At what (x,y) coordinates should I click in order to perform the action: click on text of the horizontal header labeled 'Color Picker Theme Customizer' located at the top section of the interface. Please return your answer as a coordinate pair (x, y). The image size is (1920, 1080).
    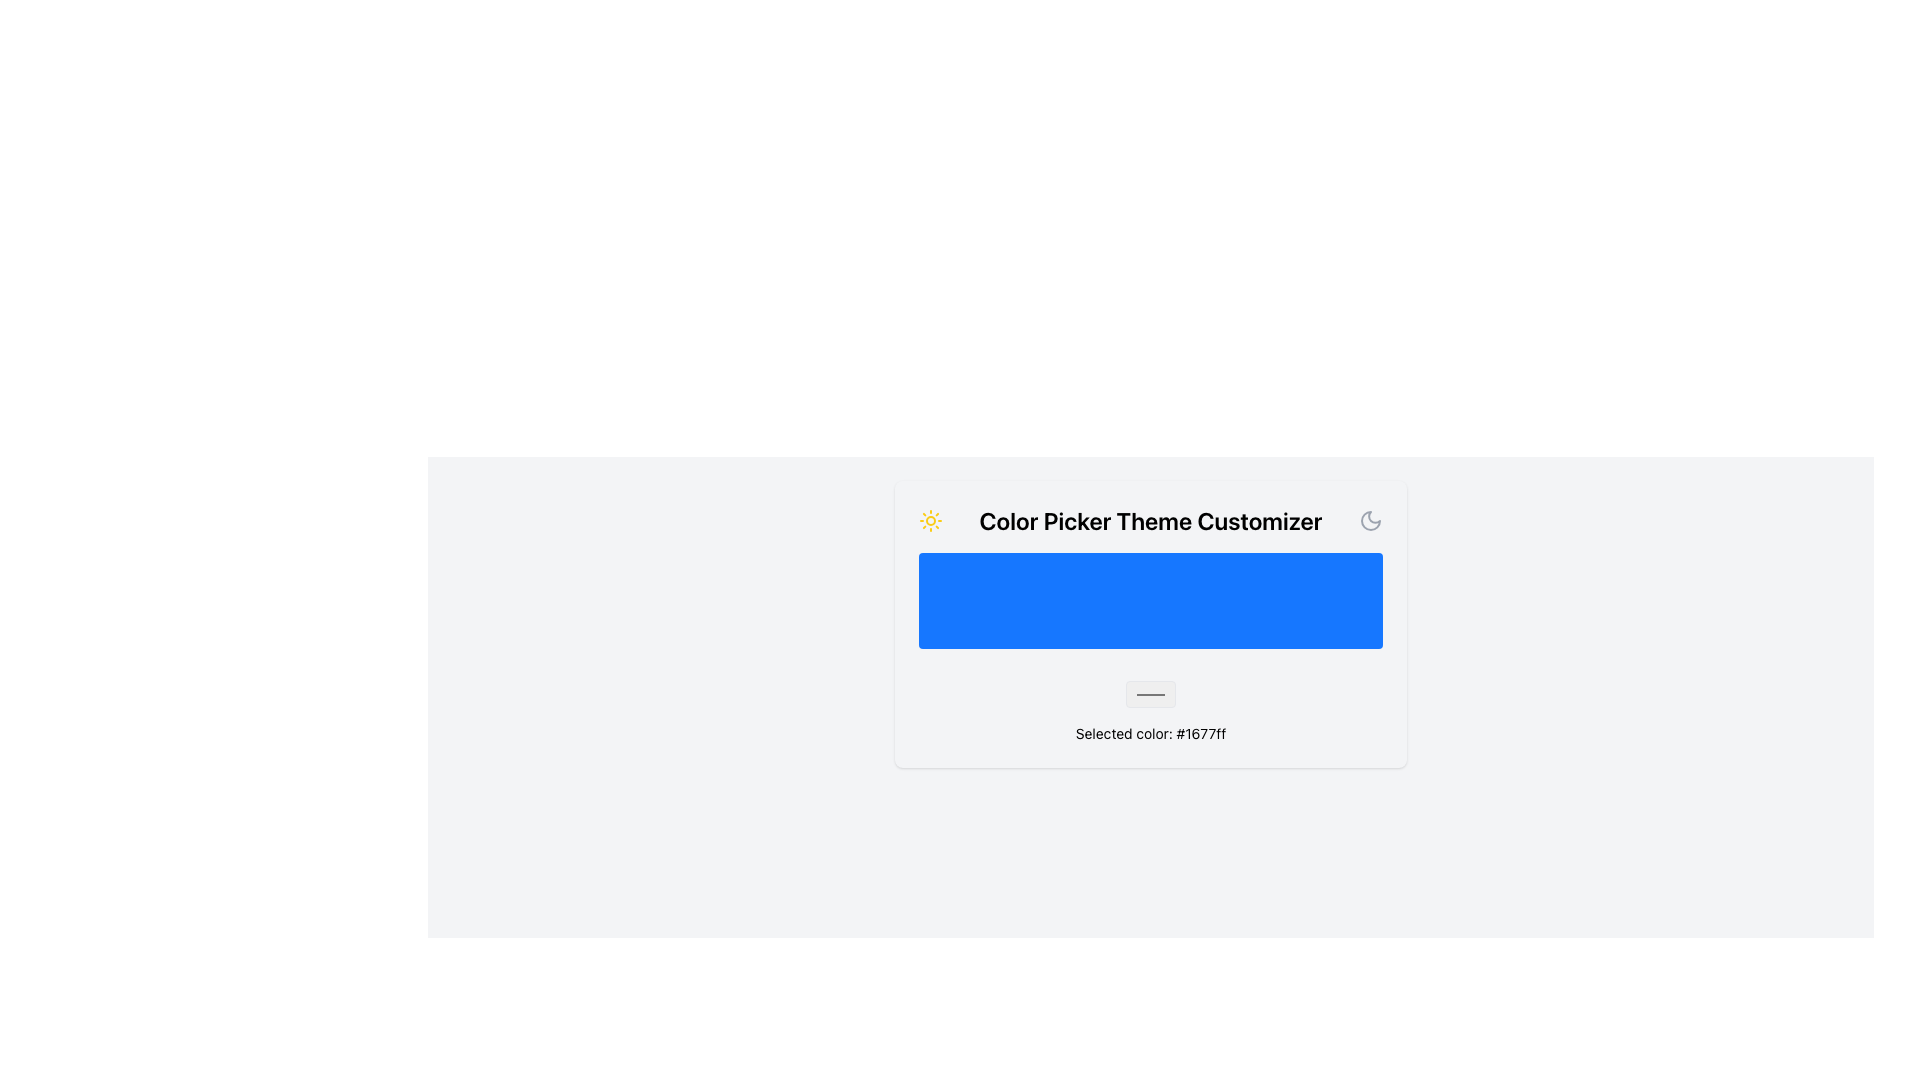
    Looking at the image, I should click on (1151, 519).